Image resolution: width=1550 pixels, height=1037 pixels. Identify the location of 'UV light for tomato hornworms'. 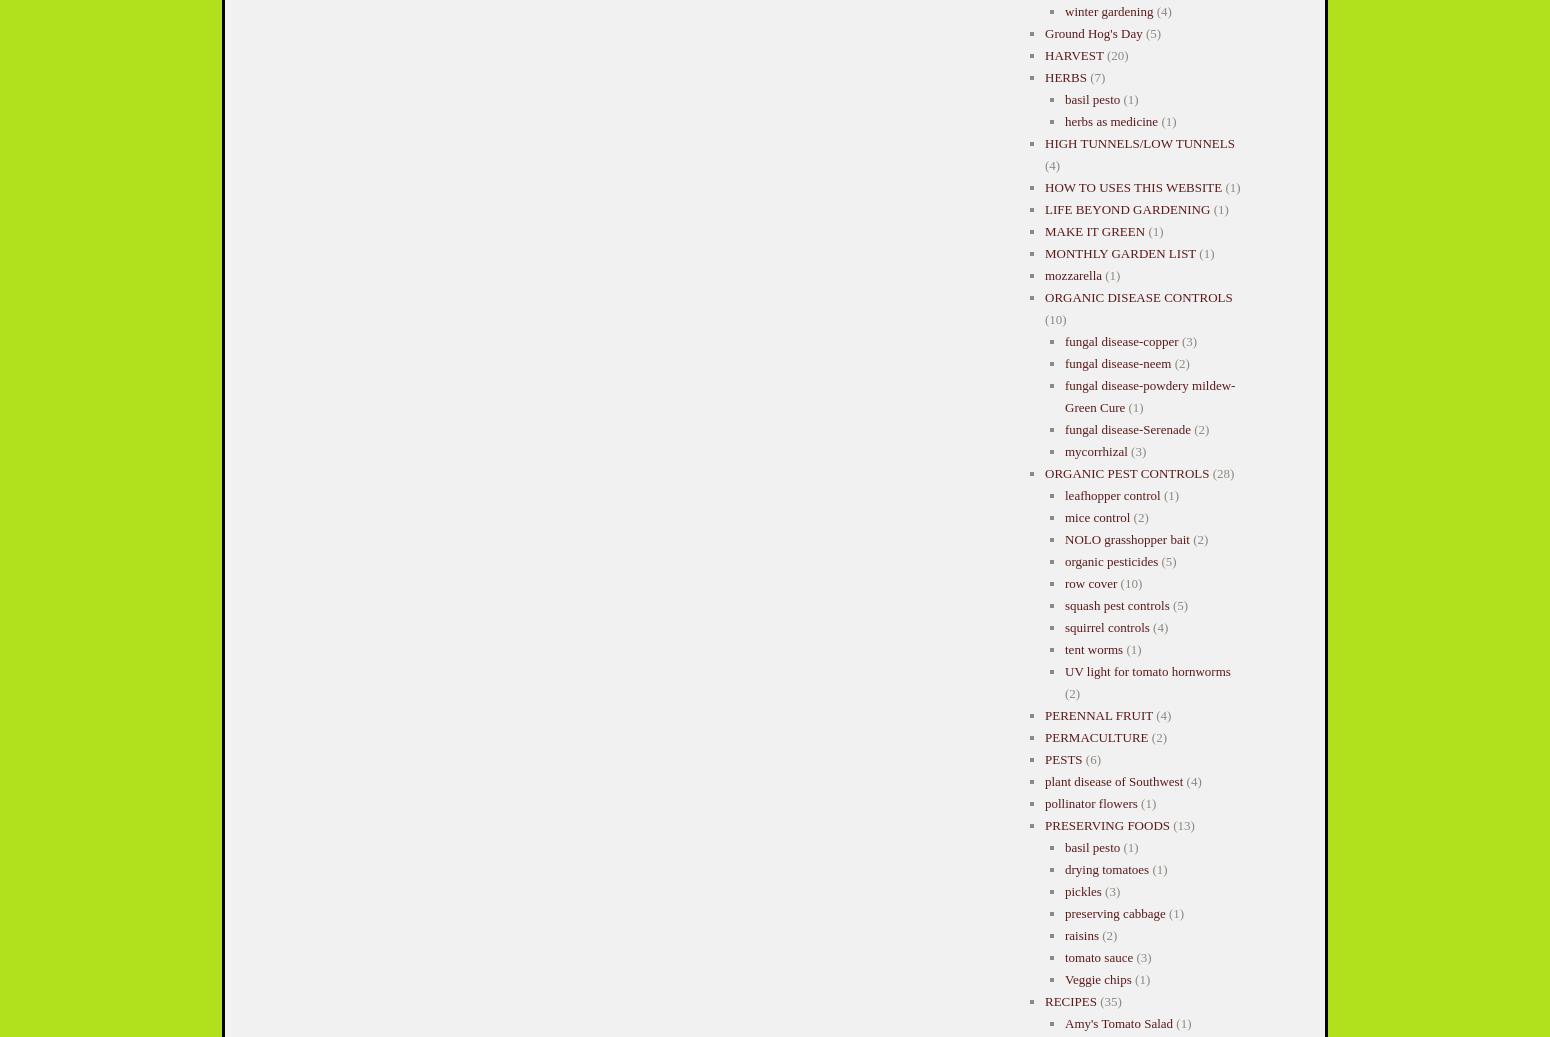
(1146, 671).